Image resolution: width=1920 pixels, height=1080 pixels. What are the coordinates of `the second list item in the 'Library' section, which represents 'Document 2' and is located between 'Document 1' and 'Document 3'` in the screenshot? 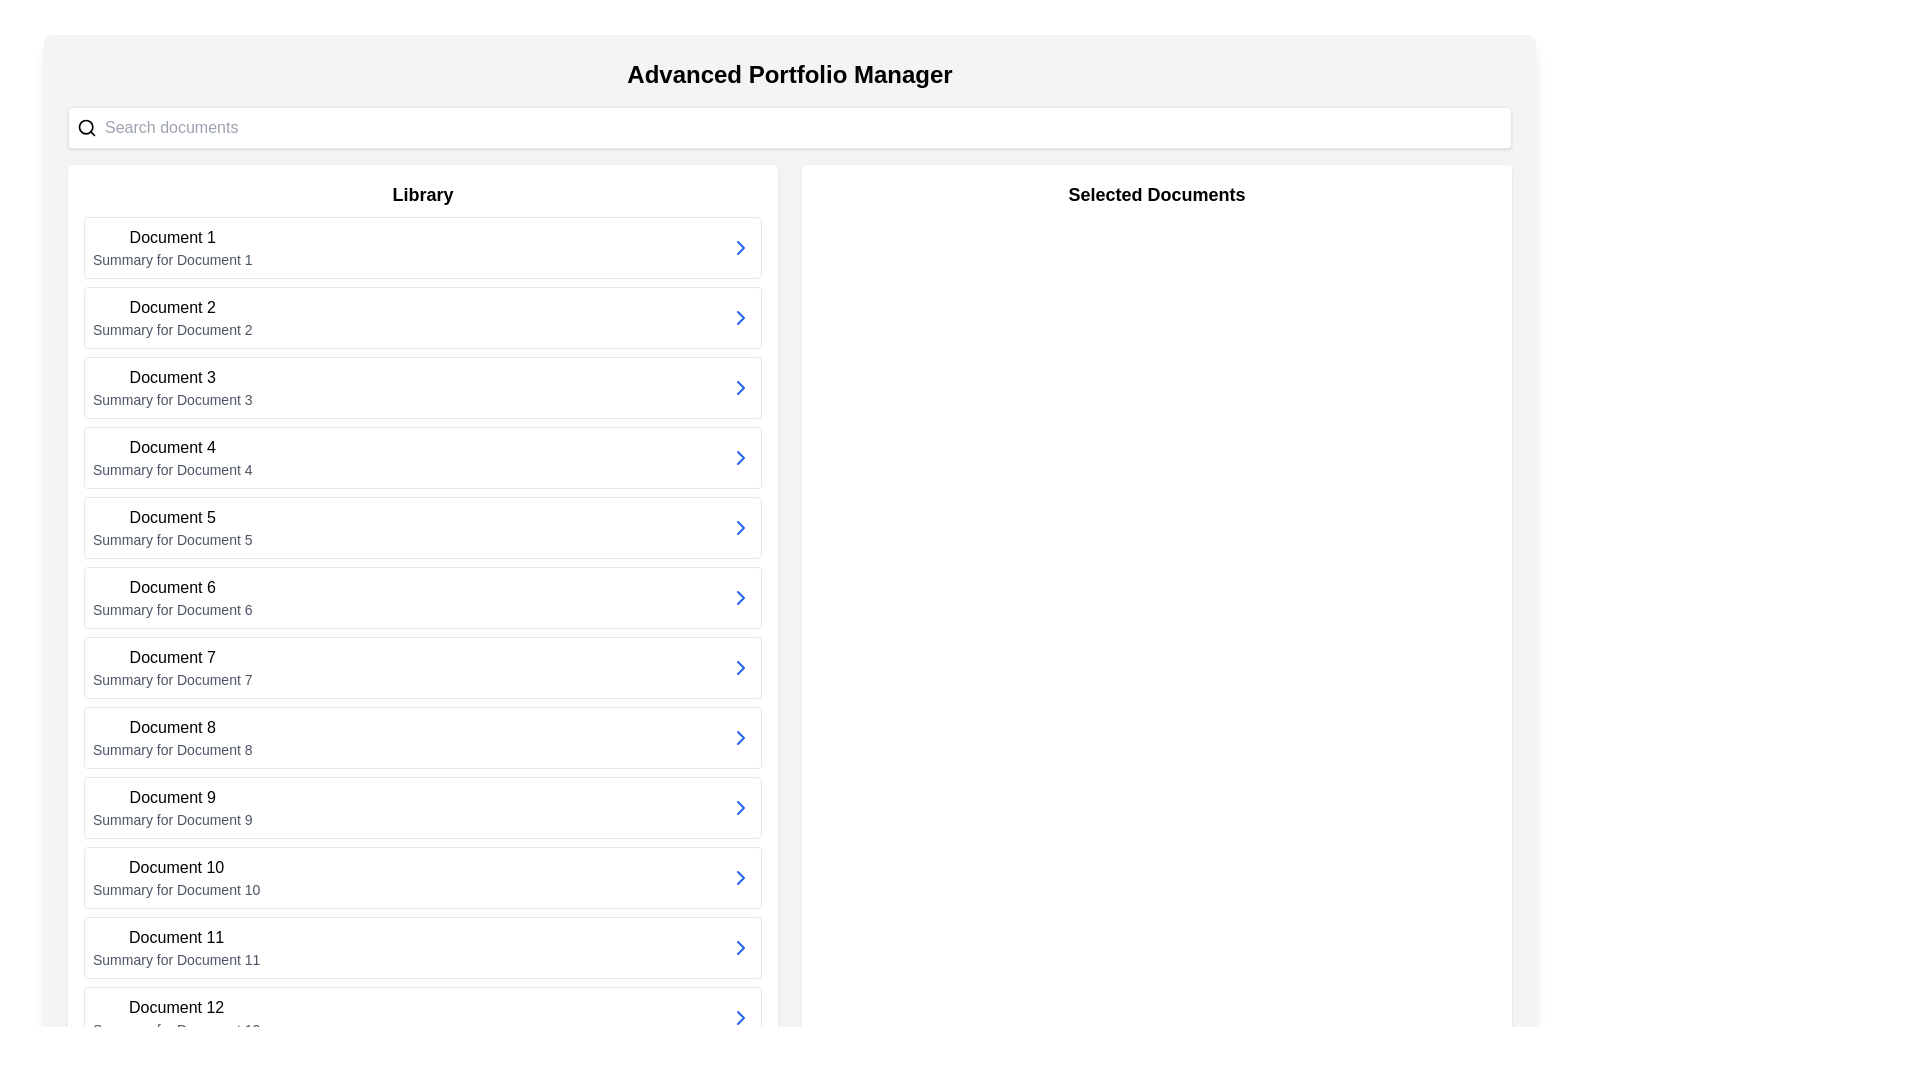 It's located at (421, 316).